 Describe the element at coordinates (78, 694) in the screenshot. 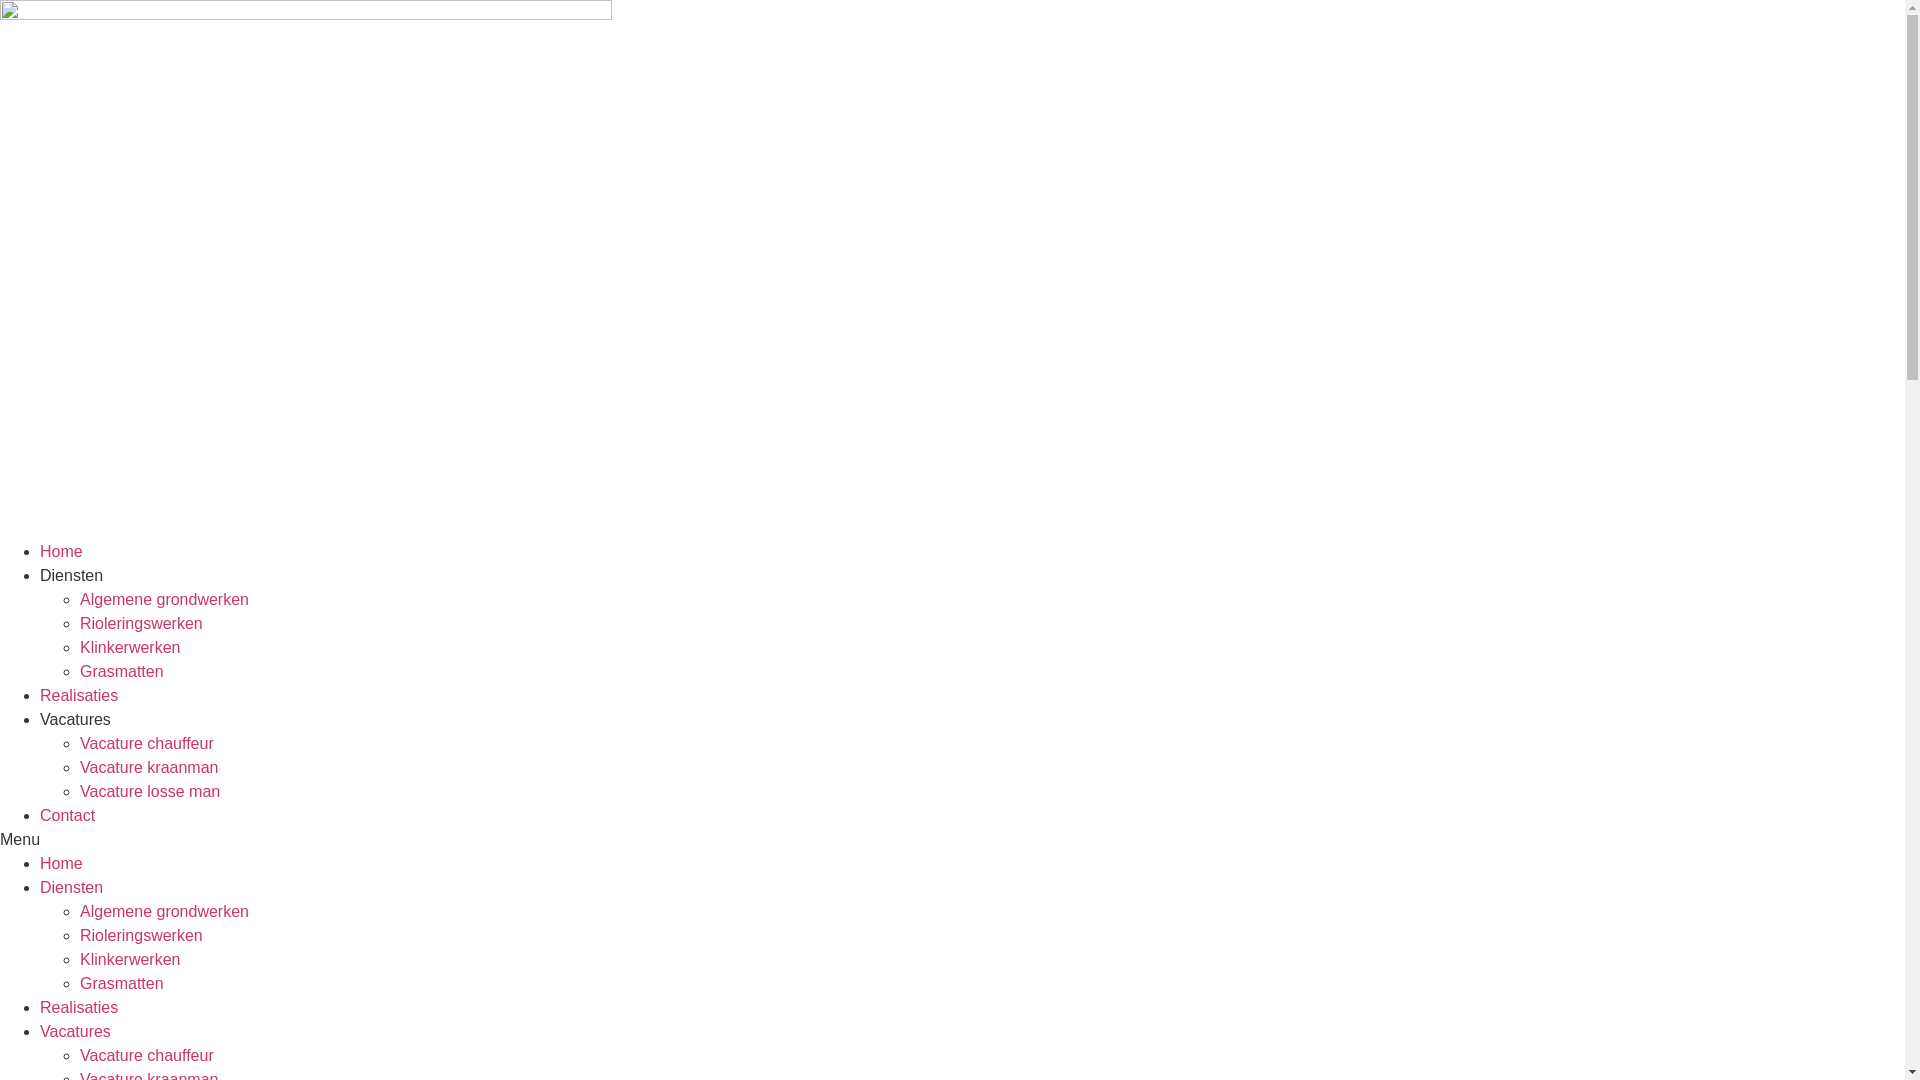

I see `'Realisaties'` at that location.